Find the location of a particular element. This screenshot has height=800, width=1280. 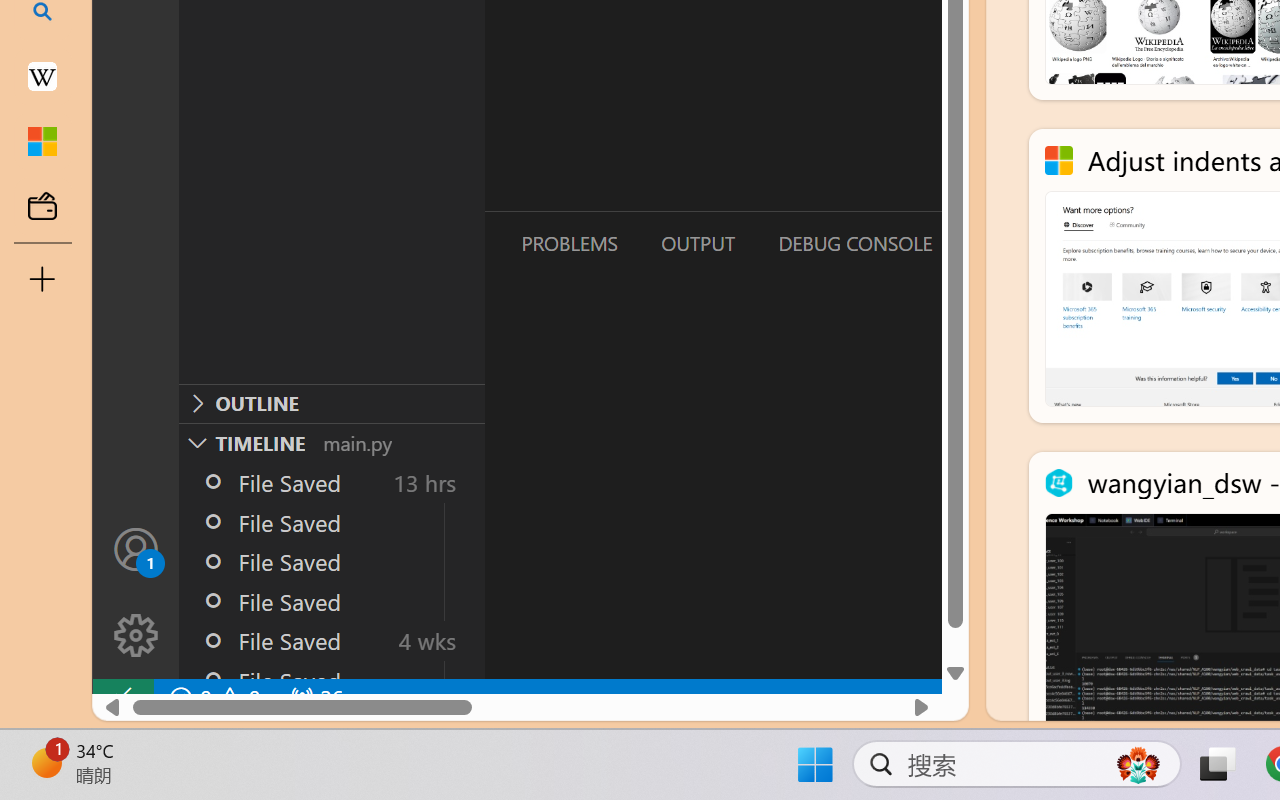

'remote' is located at coordinates (121, 698).